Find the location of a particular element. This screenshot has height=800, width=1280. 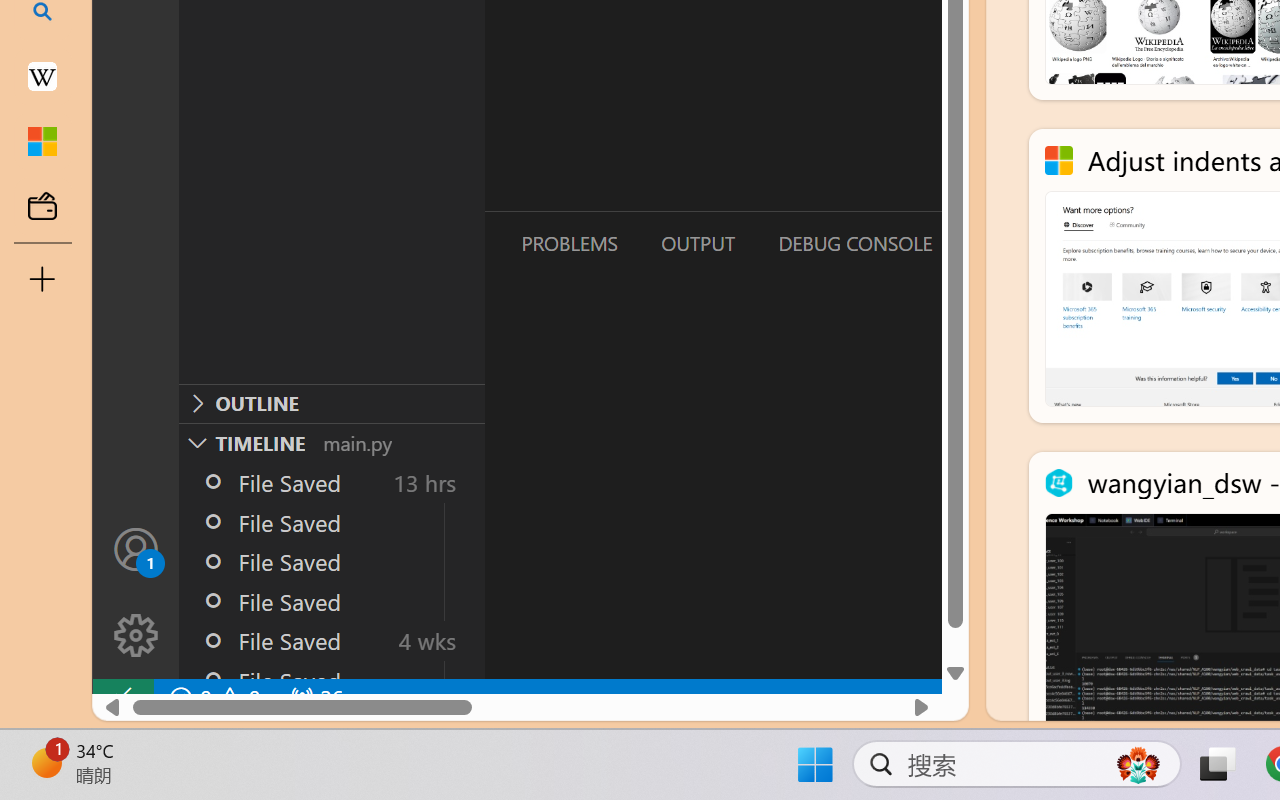

'remote' is located at coordinates (121, 698).